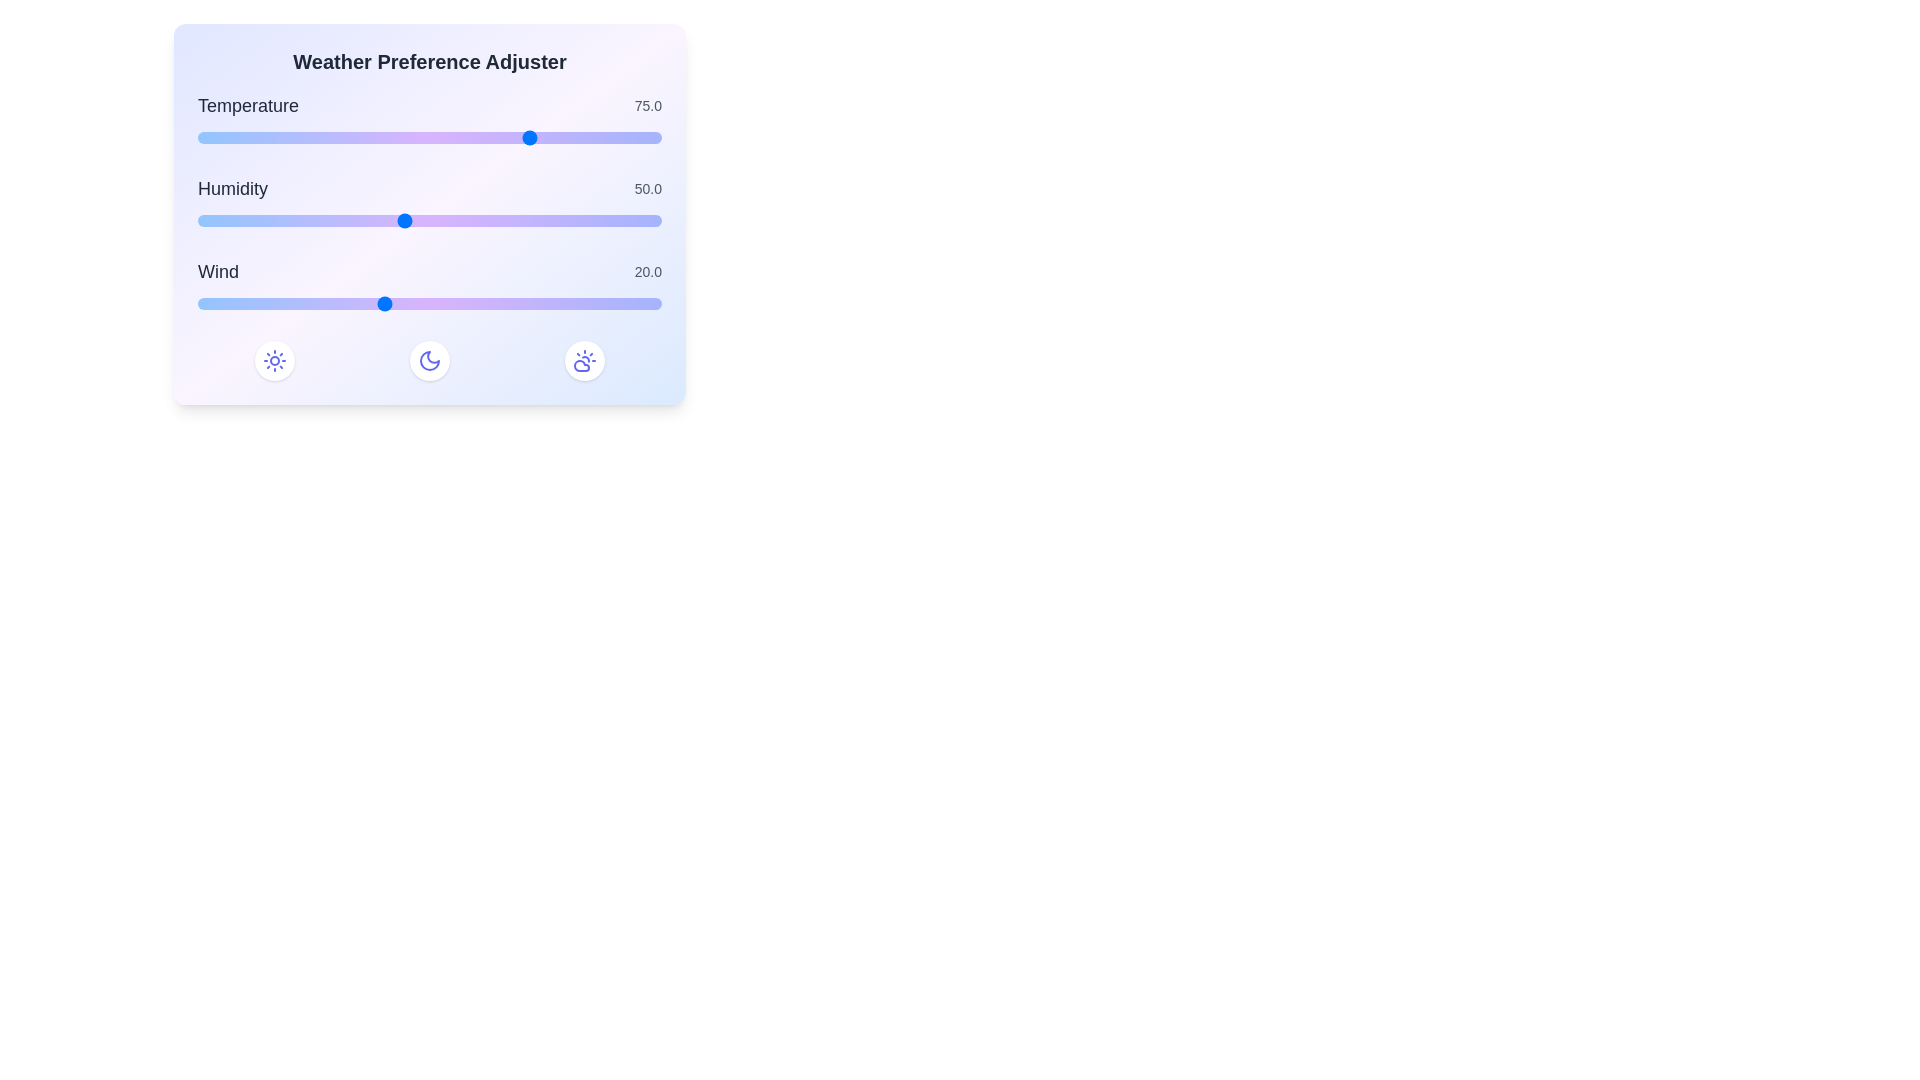  What do you see at coordinates (317, 304) in the screenshot?
I see `wind preference` at bounding box center [317, 304].